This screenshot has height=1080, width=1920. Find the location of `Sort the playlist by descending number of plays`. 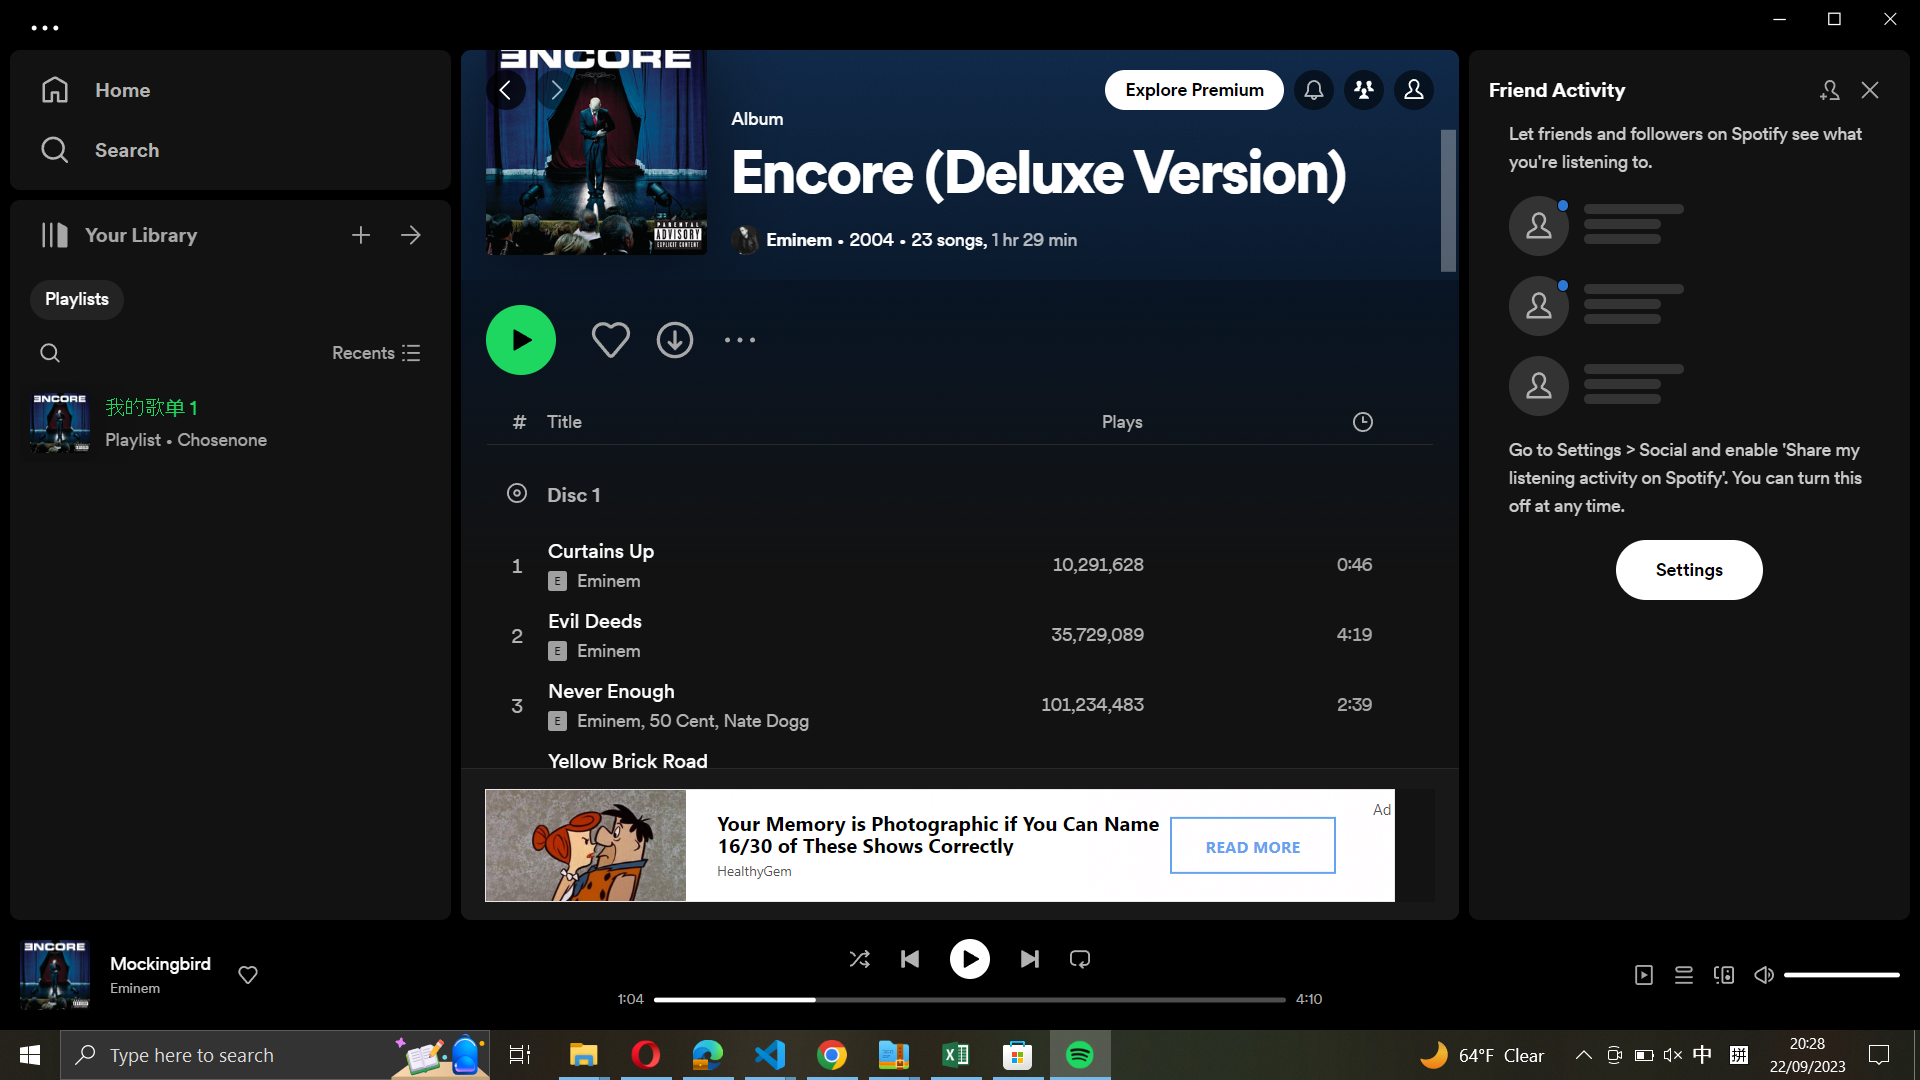

Sort the playlist by descending number of plays is located at coordinates (1198, 424).